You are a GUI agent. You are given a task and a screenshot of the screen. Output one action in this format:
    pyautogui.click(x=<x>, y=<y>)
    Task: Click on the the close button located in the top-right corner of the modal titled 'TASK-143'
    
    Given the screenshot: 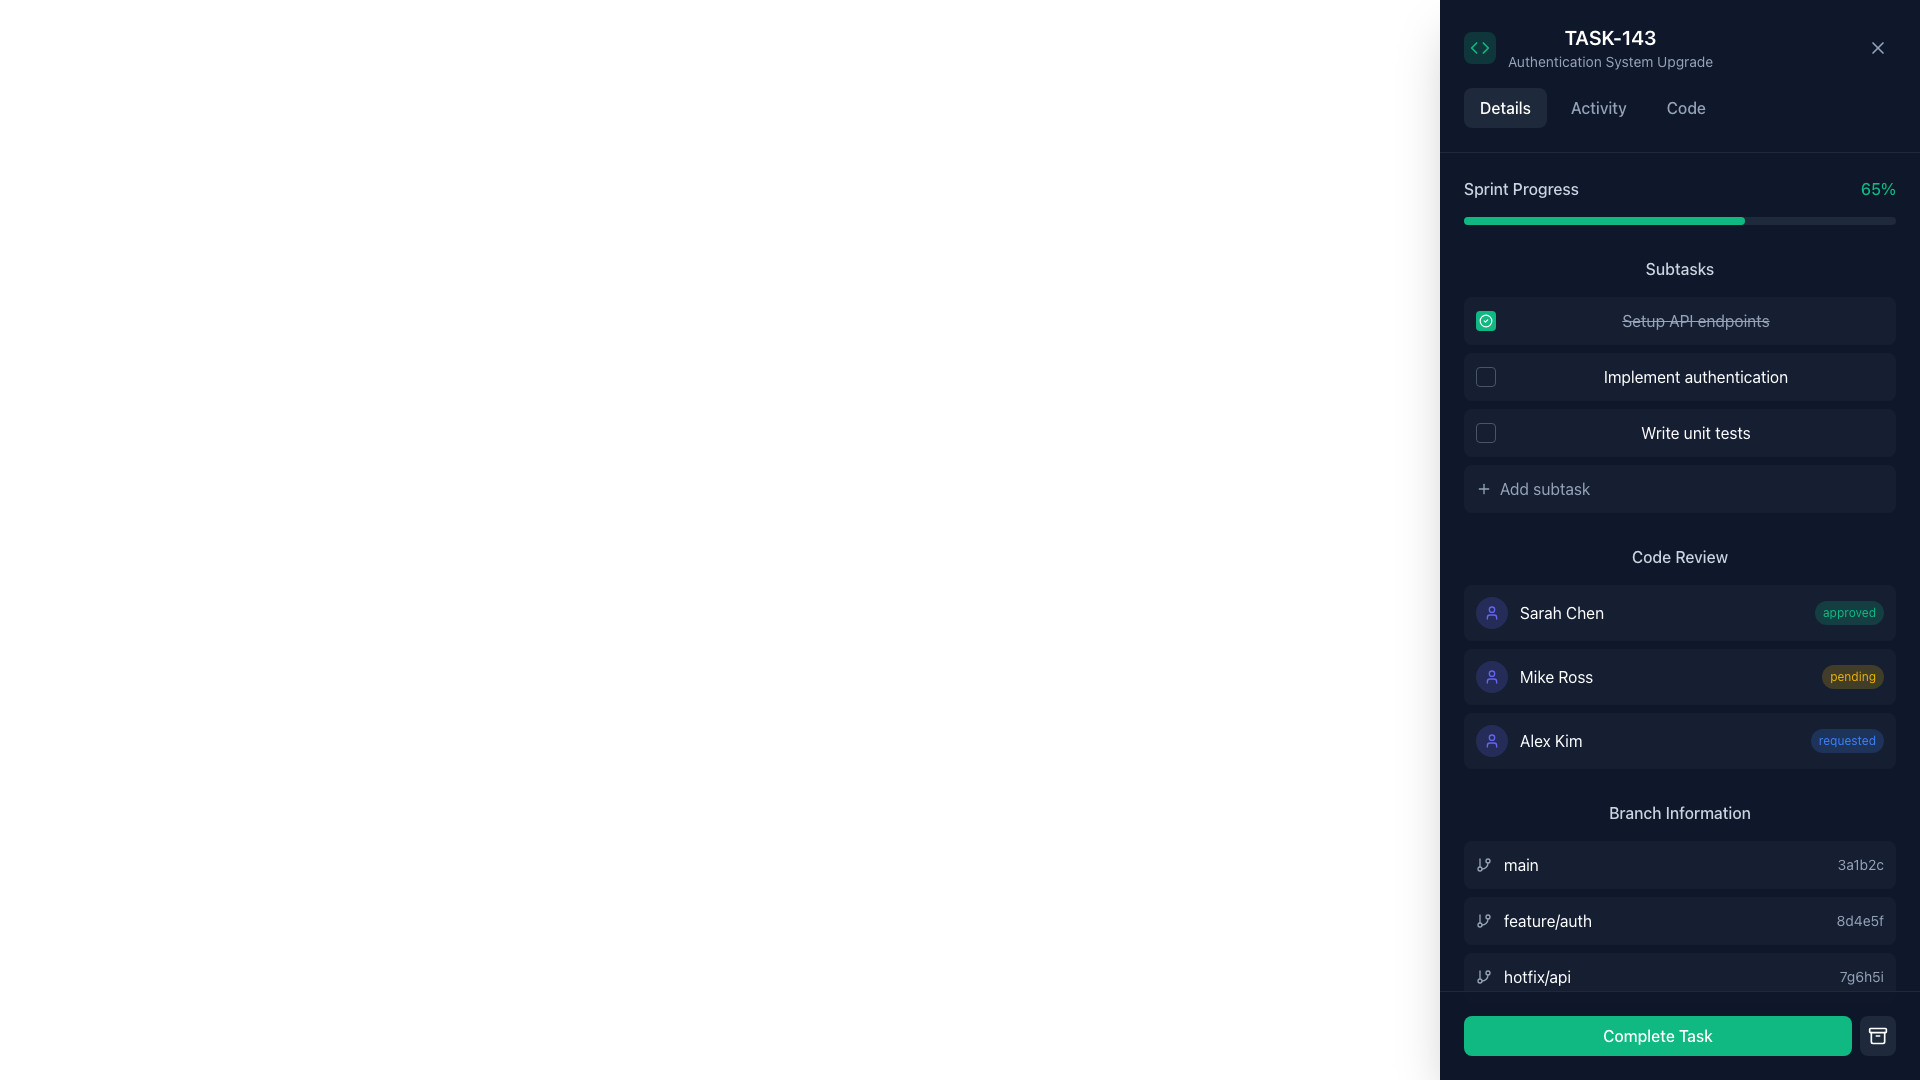 What is the action you would take?
    pyautogui.click(x=1876, y=46)
    